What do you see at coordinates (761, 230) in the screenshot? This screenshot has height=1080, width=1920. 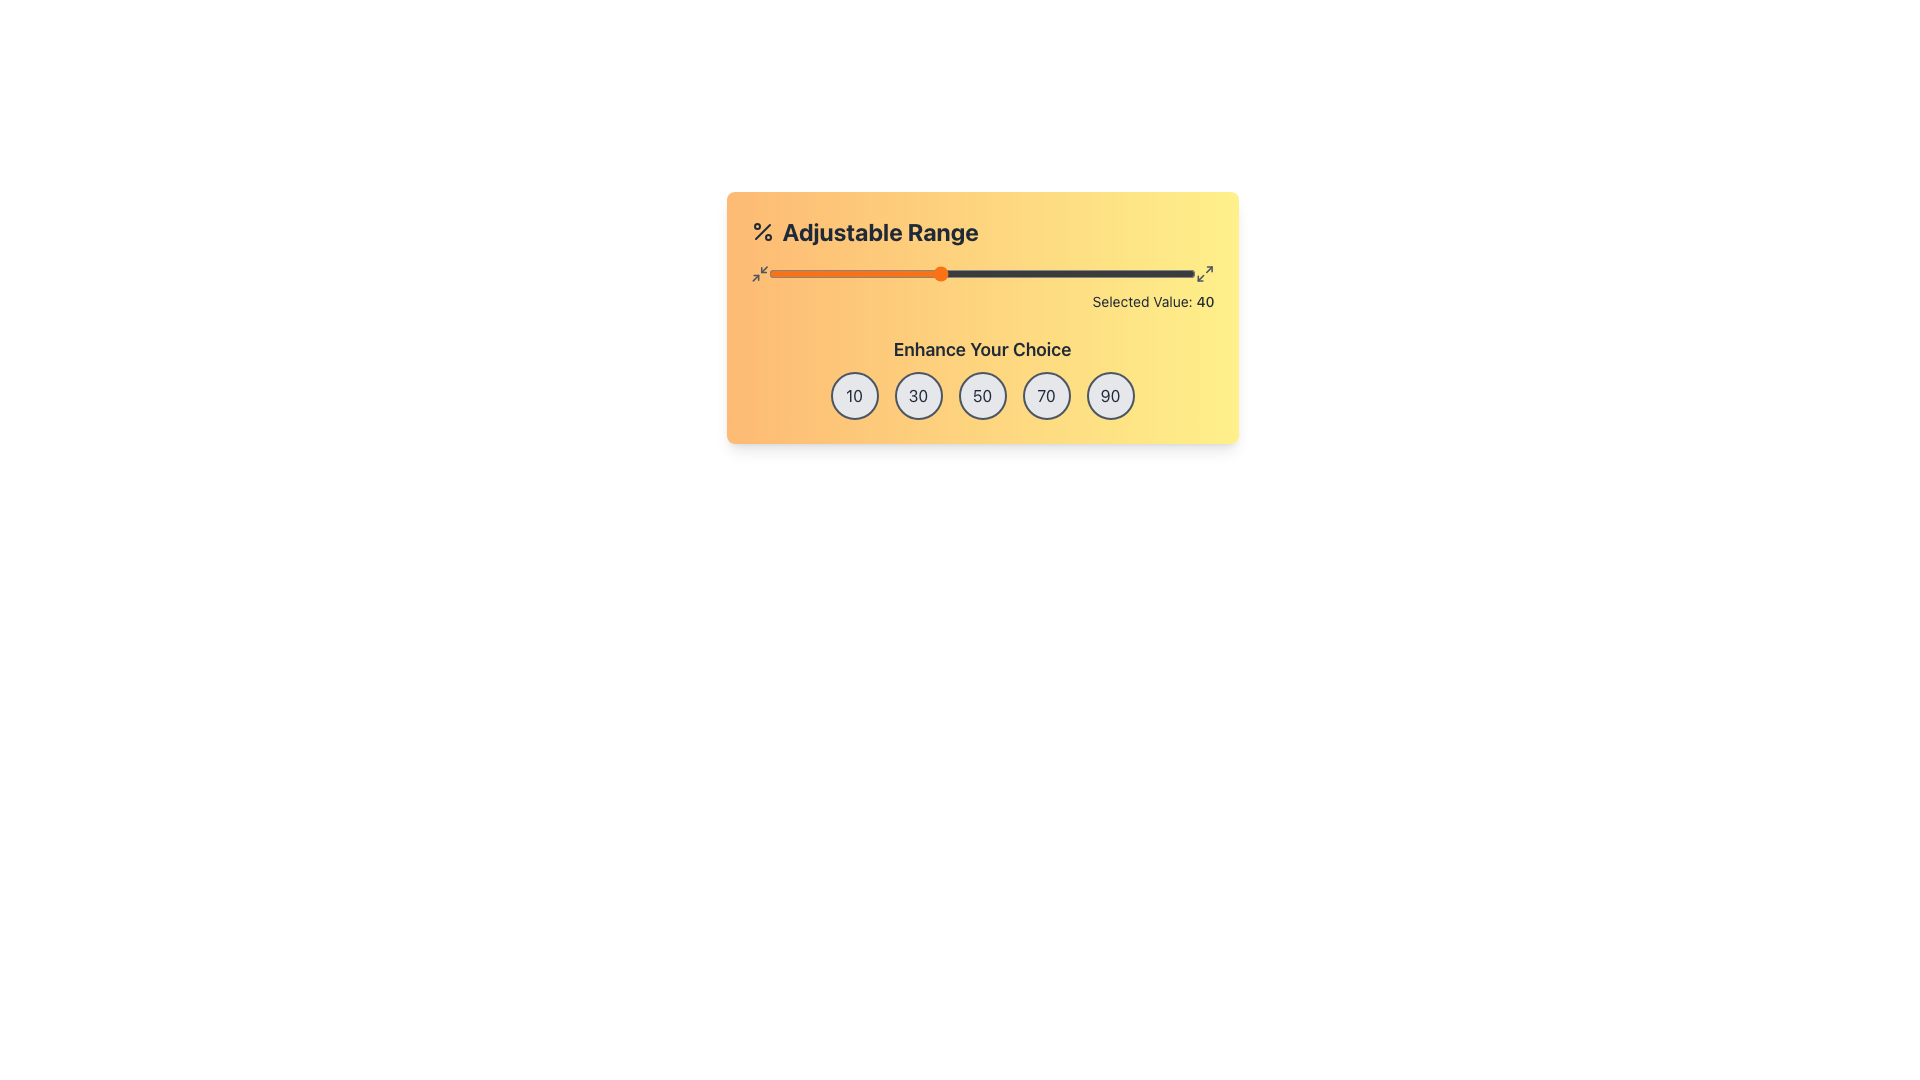 I see `the icon representing the concept of percentage, located to the left of the text 'Adjustable Range' in the header bar of the rectangular card` at bounding box center [761, 230].